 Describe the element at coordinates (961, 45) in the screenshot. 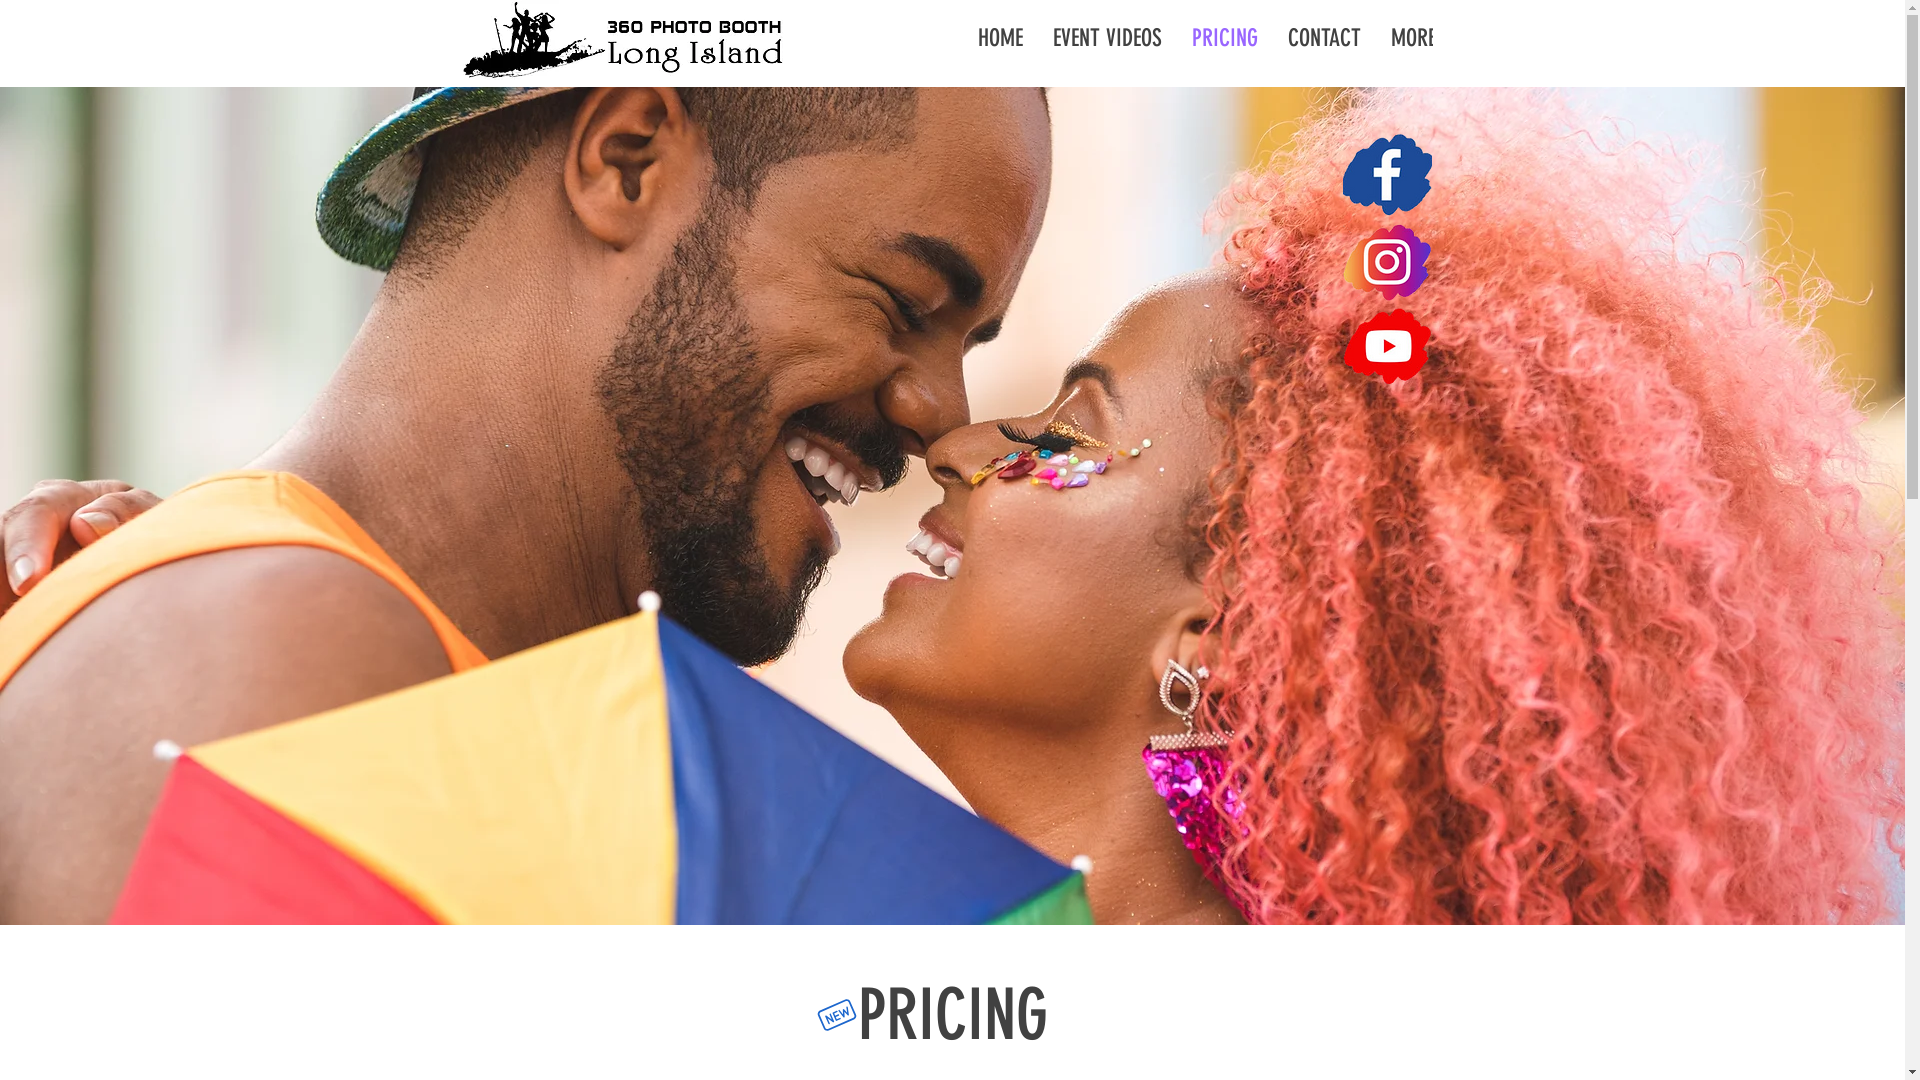

I see `'HOME'` at that location.